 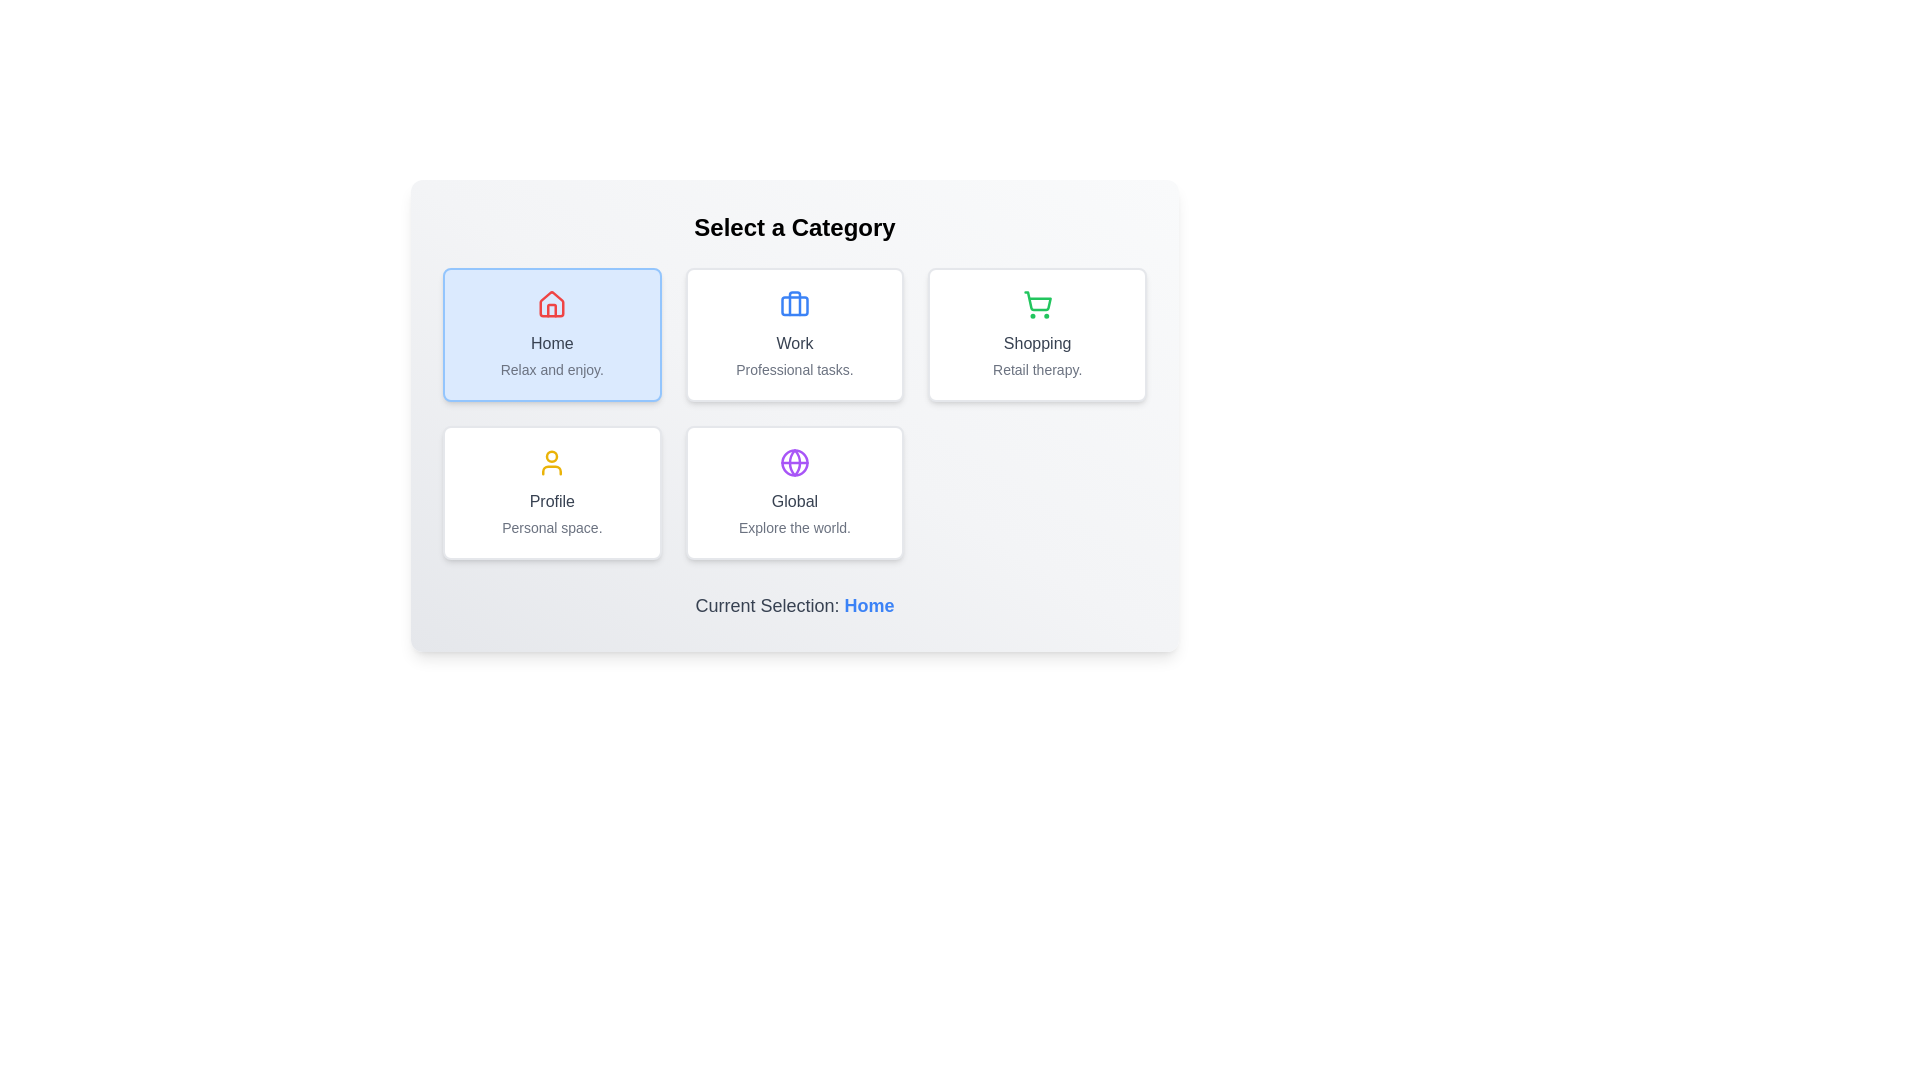 What do you see at coordinates (1037, 334) in the screenshot?
I see `the category button corresponding to Shopping` at bounding box center [1037, 334].